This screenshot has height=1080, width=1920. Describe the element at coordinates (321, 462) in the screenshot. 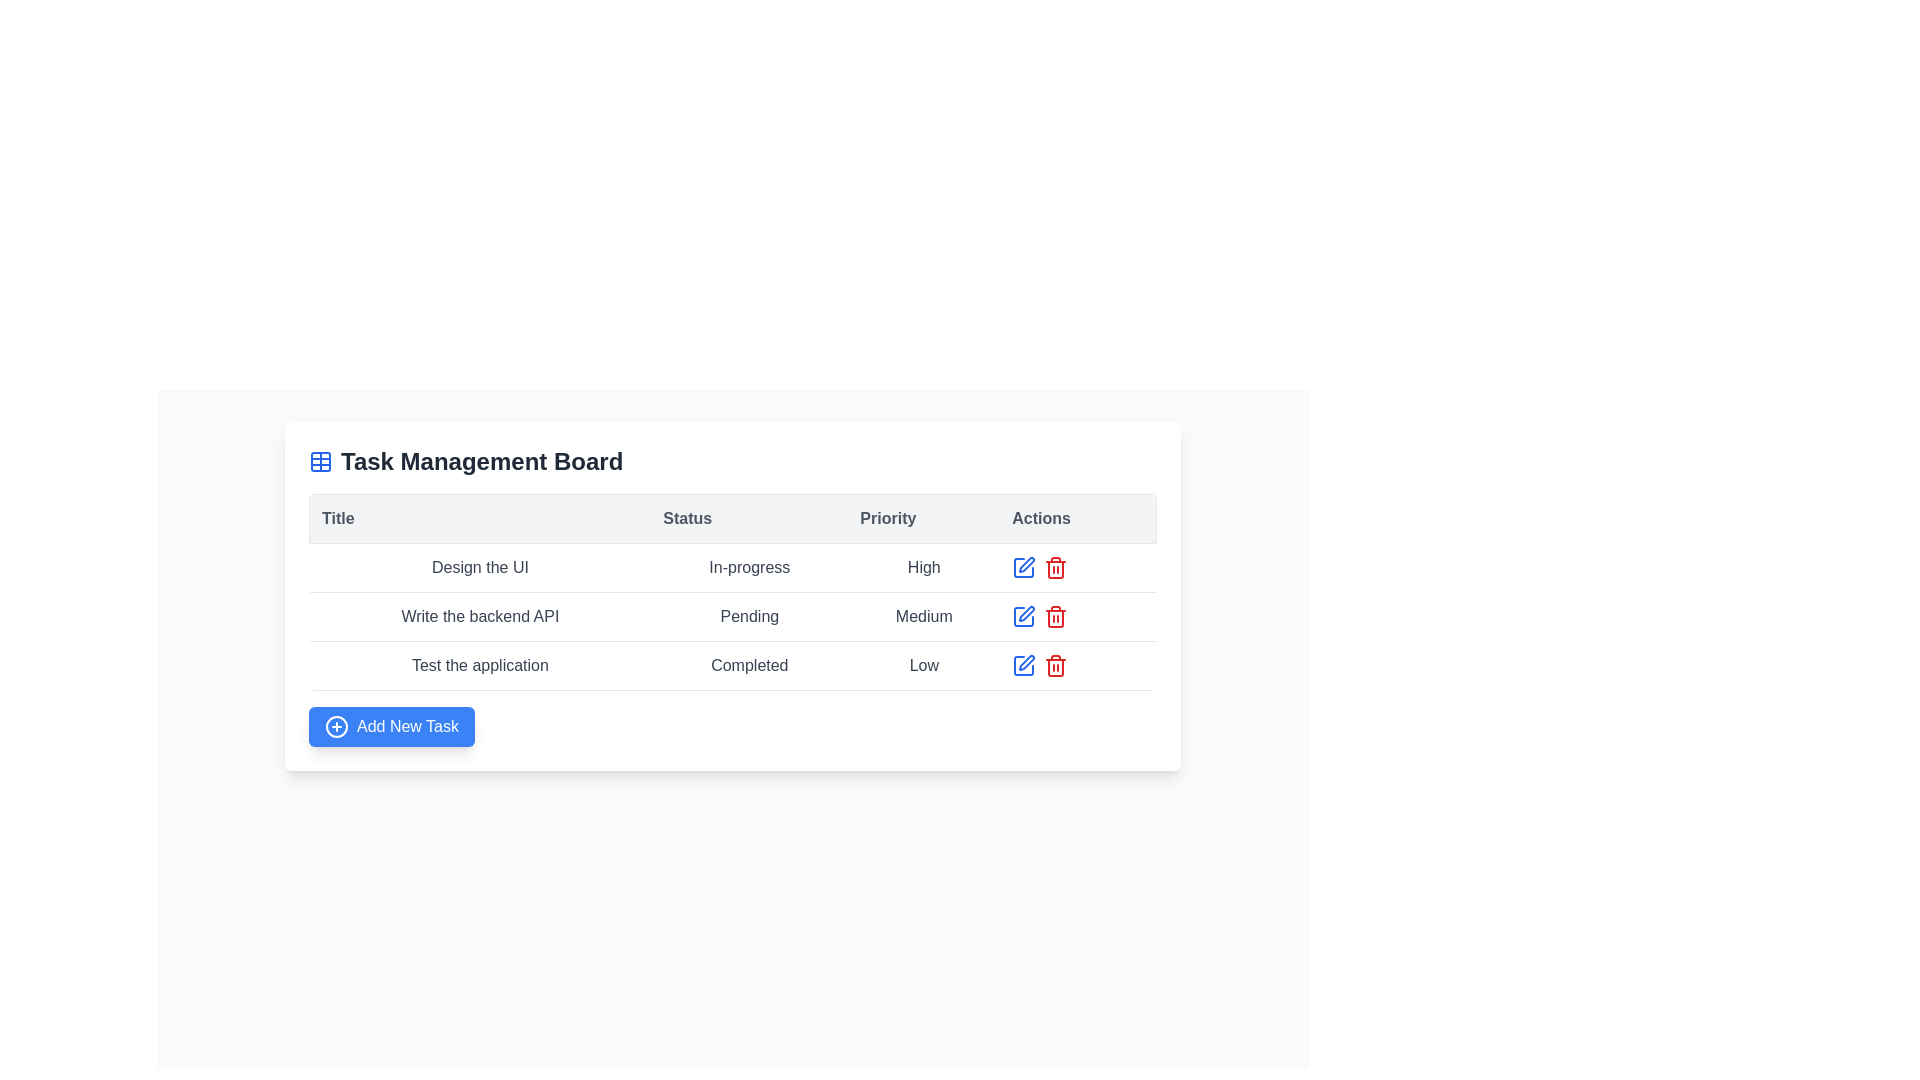

I see `the Decorative Icon (SVG) that visually represents the task management board, located to the left of the 'Task Management Board' text in the header` at that location.